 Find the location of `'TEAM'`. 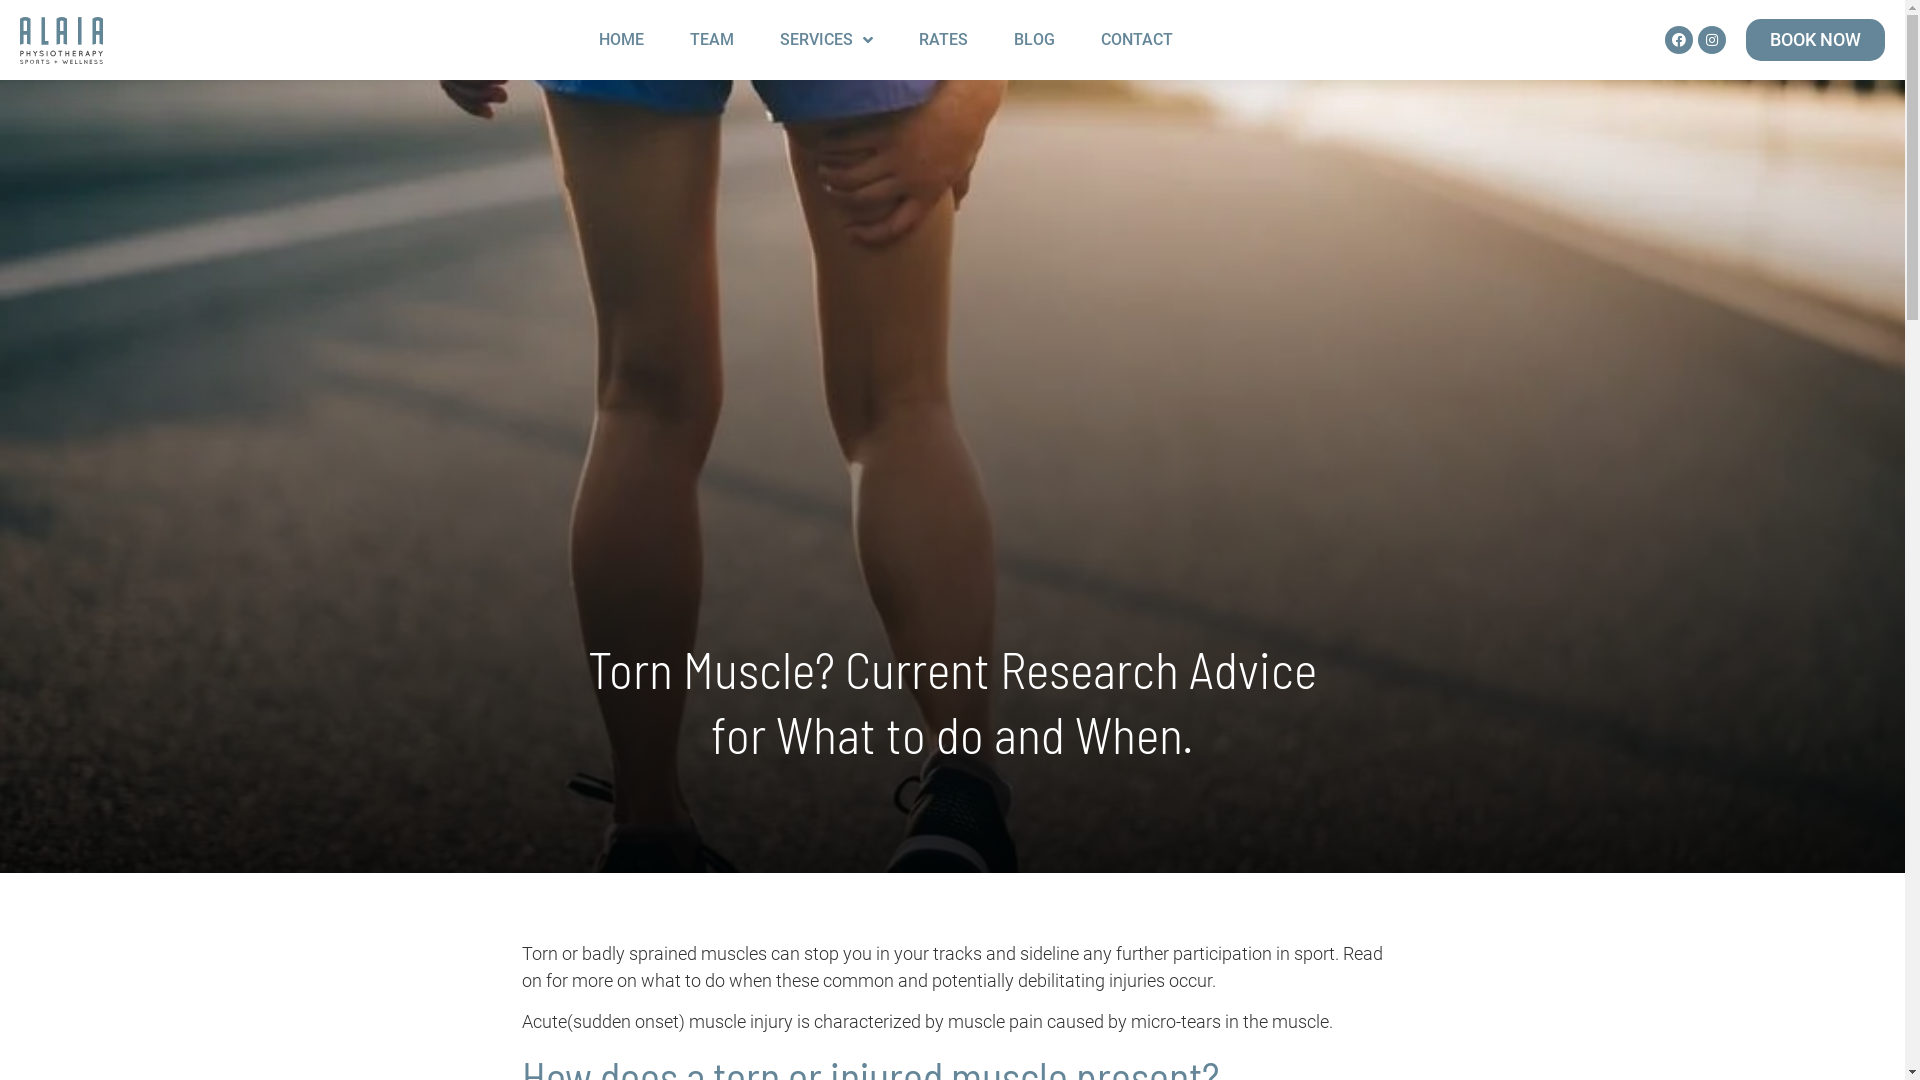

'TEAM' is located at coordinates (670, 39).